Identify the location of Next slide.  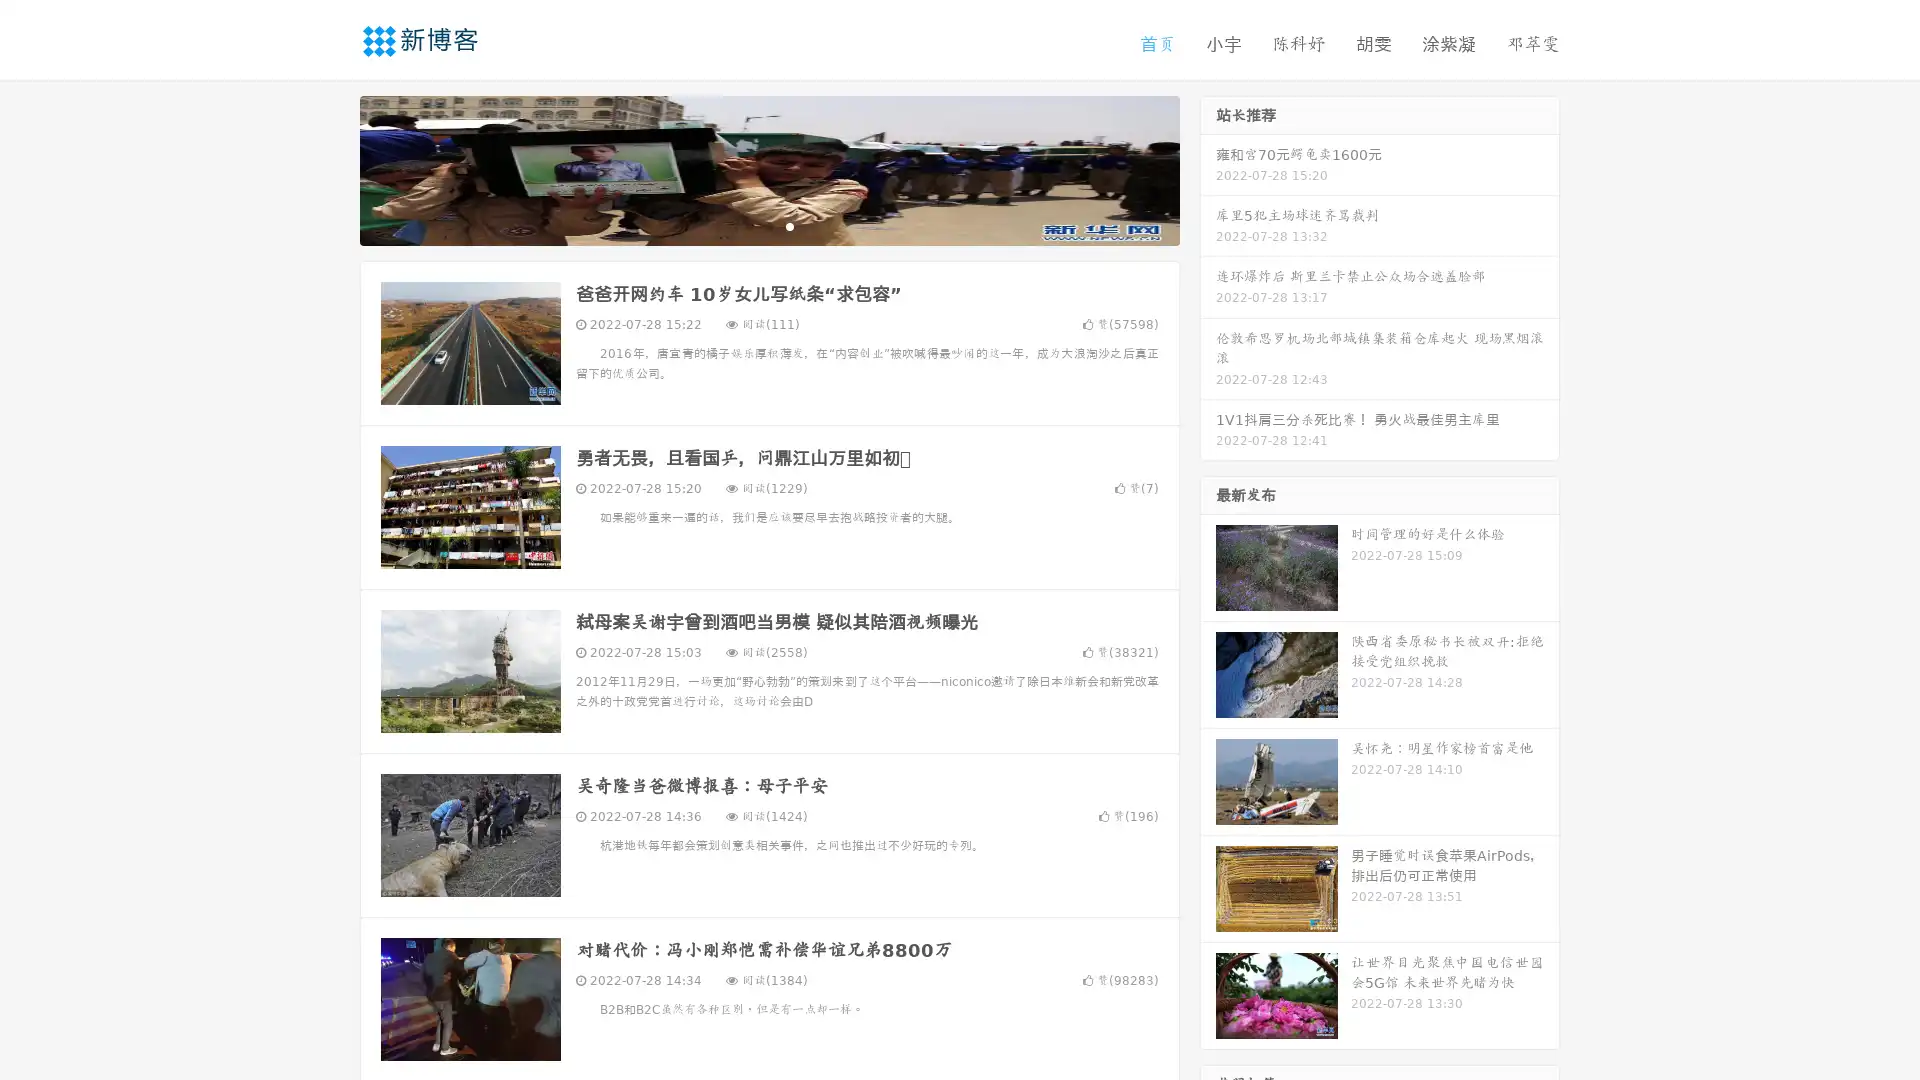
(1208, 168).